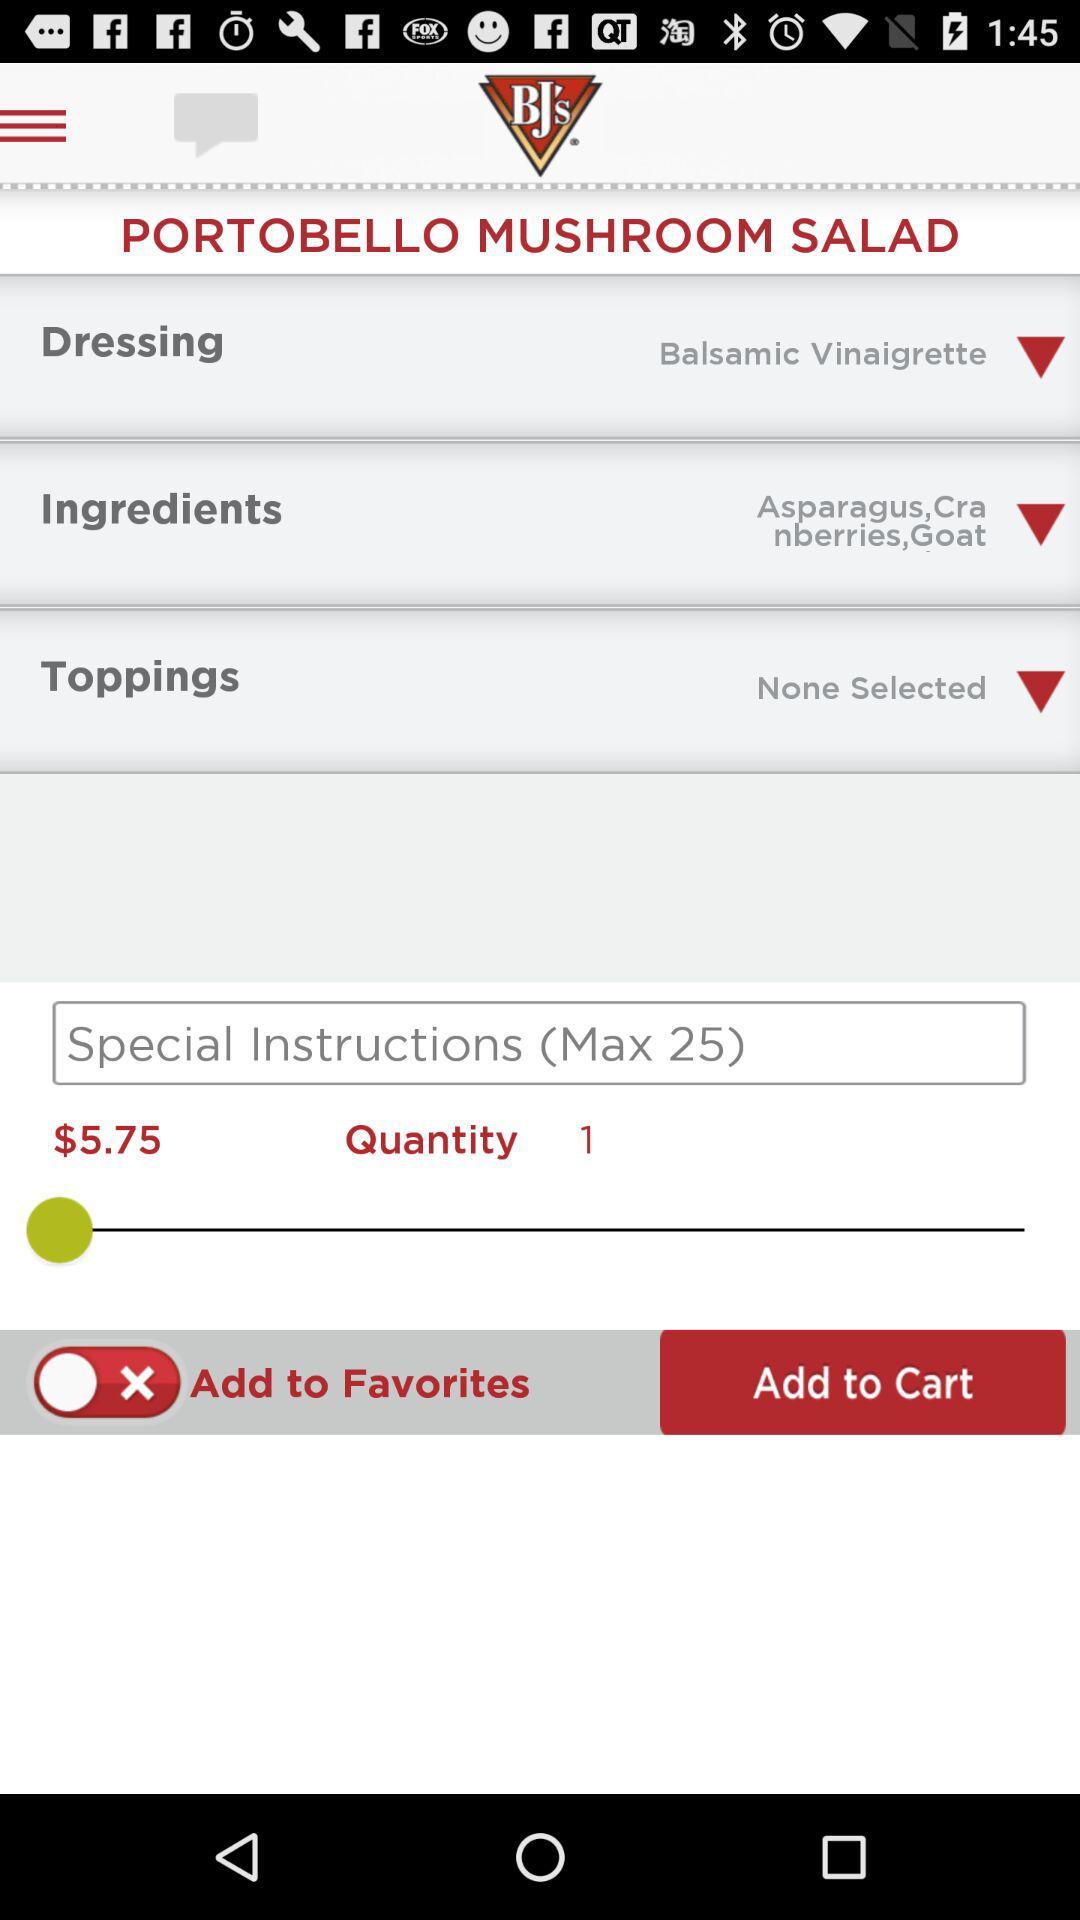 This screenshot has width=1080, height=1920. Describe the element at coordinates (107, 1381) in the screenshot. I see `favorite status` at that location.